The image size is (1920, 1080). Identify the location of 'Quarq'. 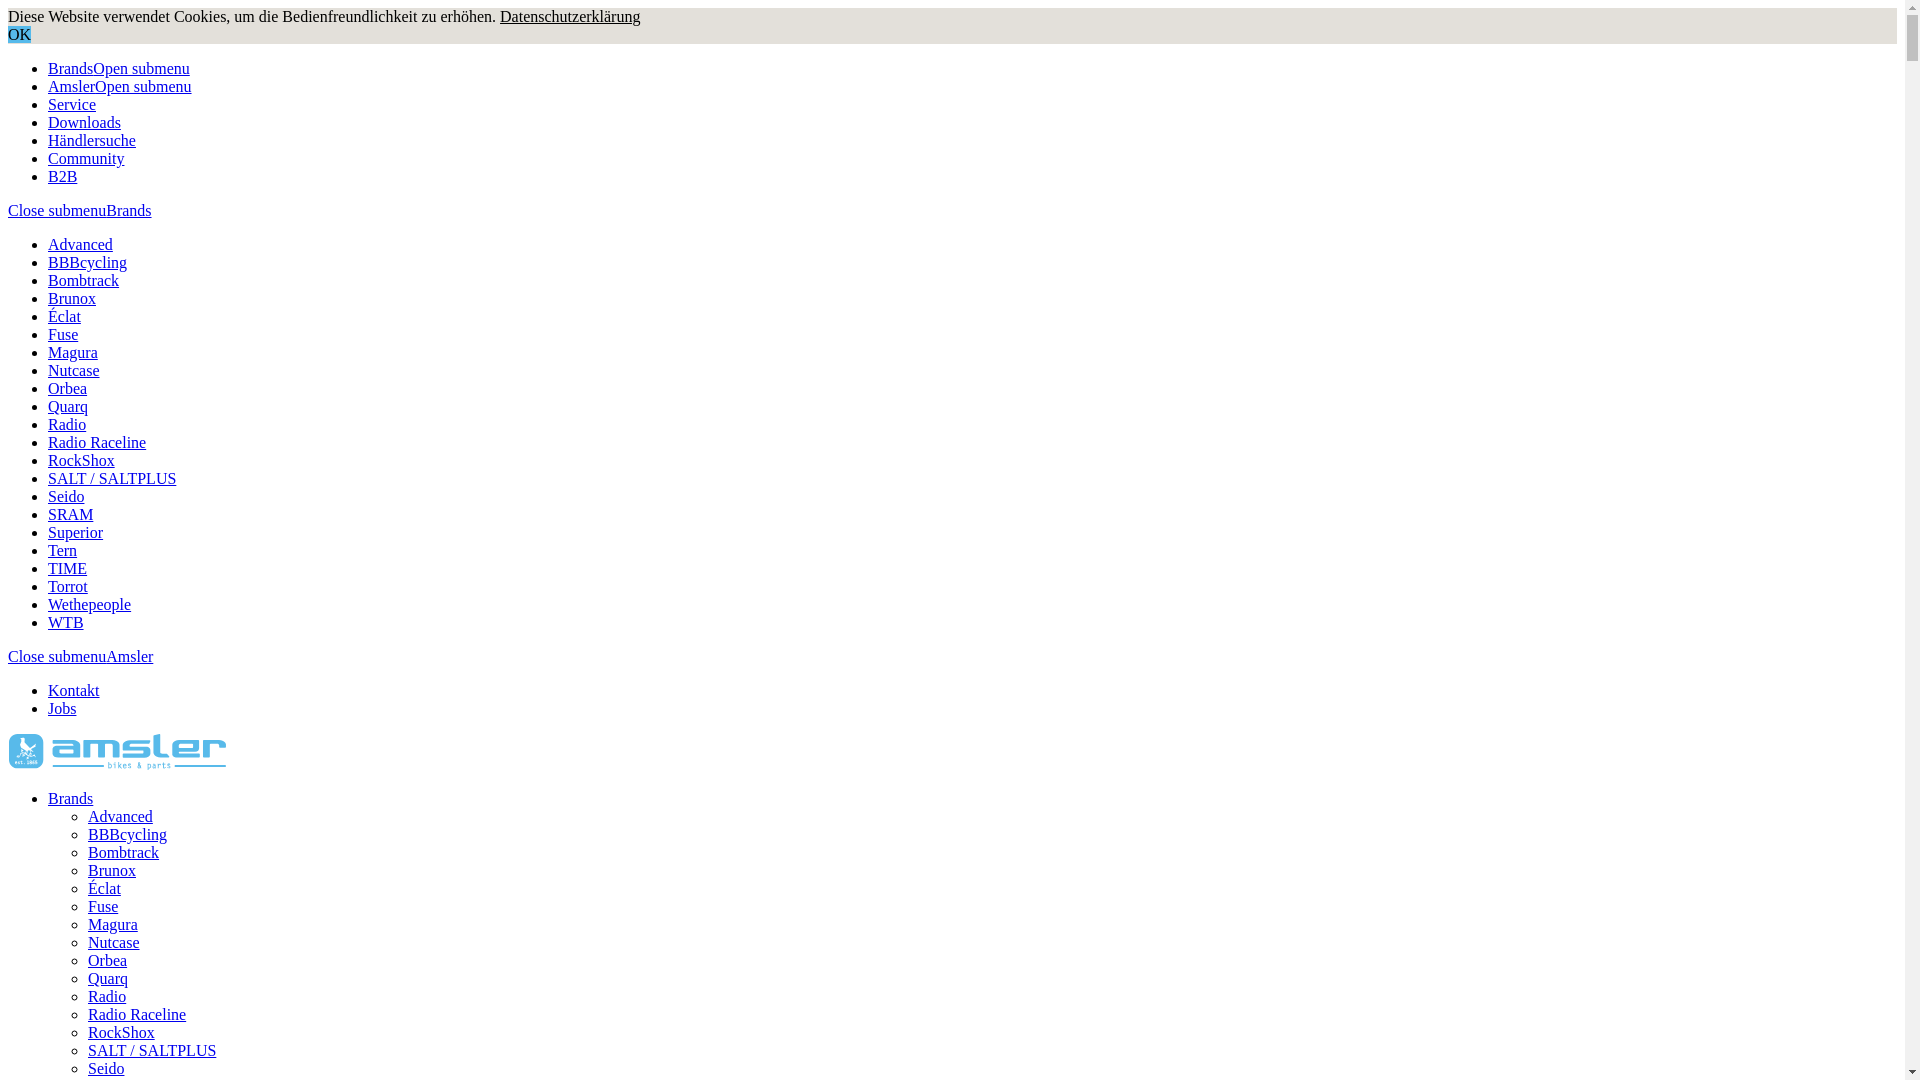
(86, 977).